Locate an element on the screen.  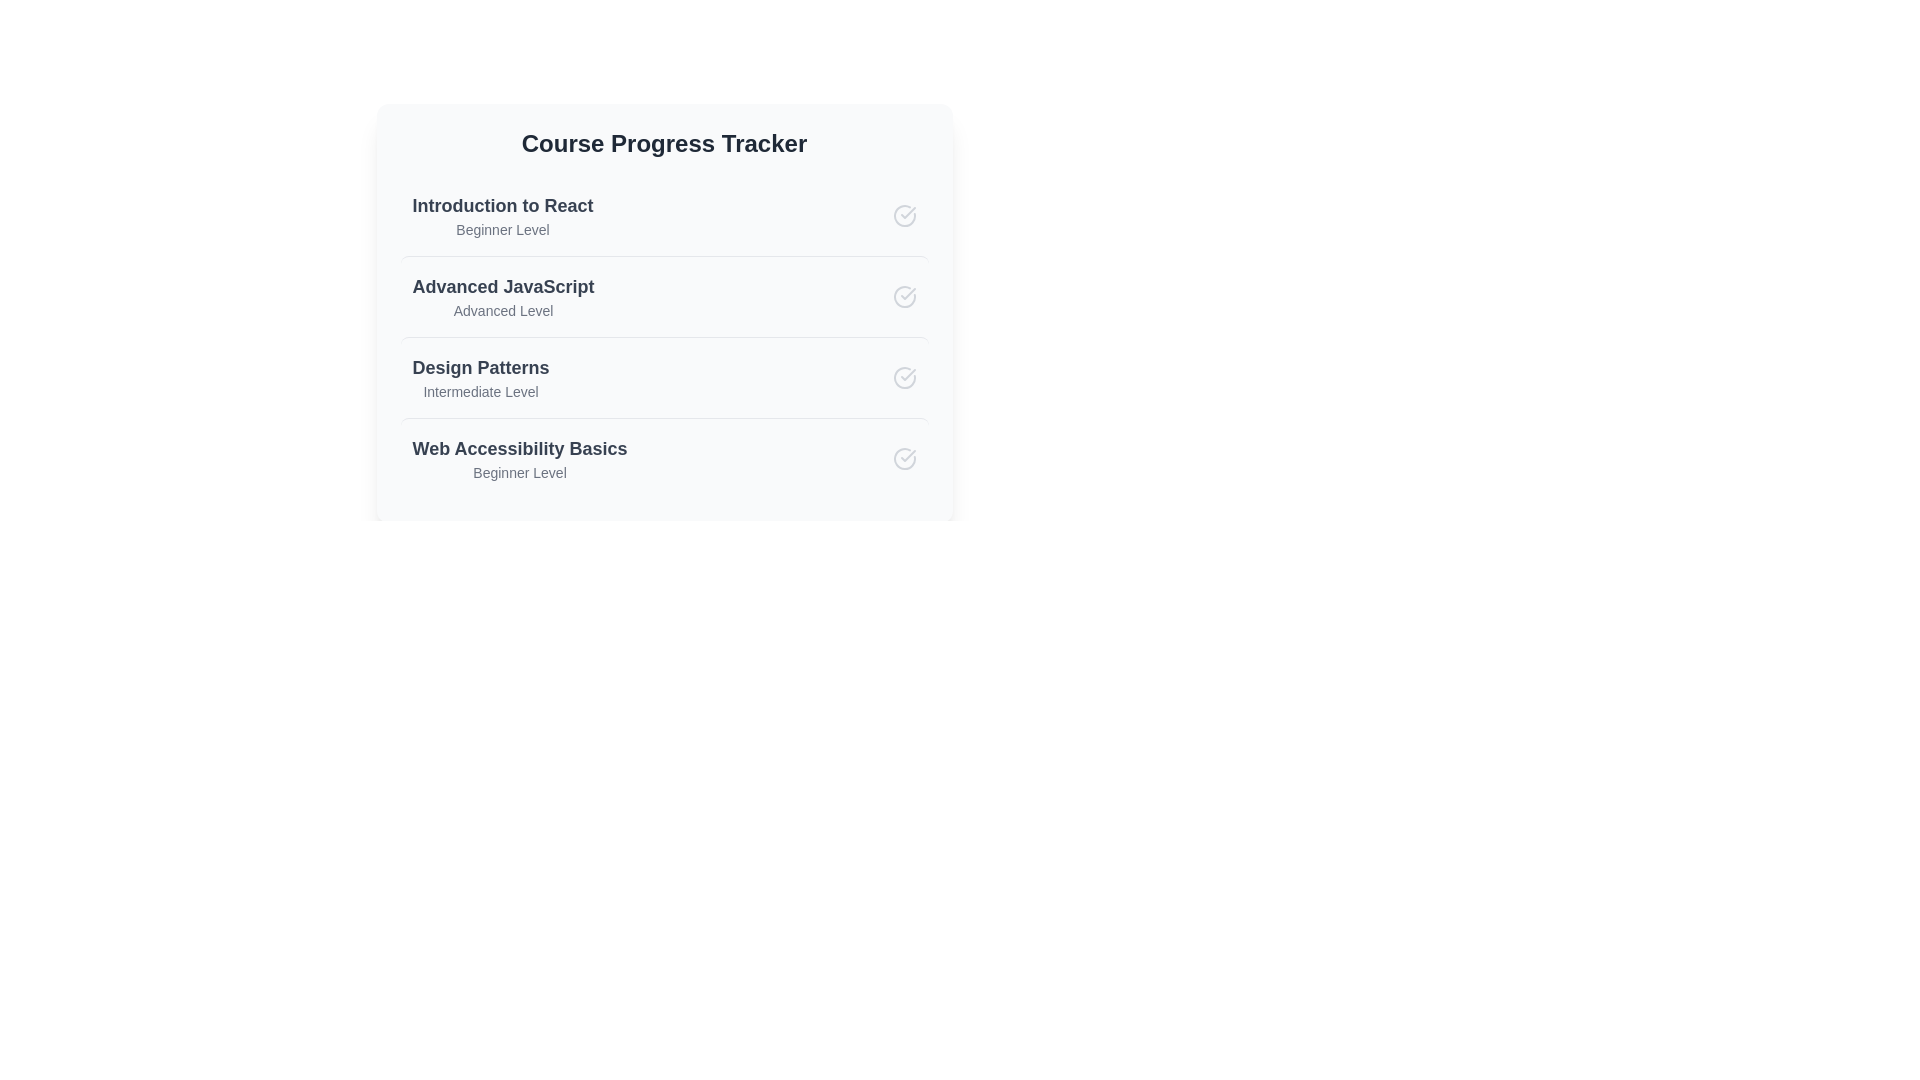
the icon representing the completed or selected state for the course entry 'Introduction to React Beginner Level', located on the far right adjacent to the text description is located at coordinates (903, 216).